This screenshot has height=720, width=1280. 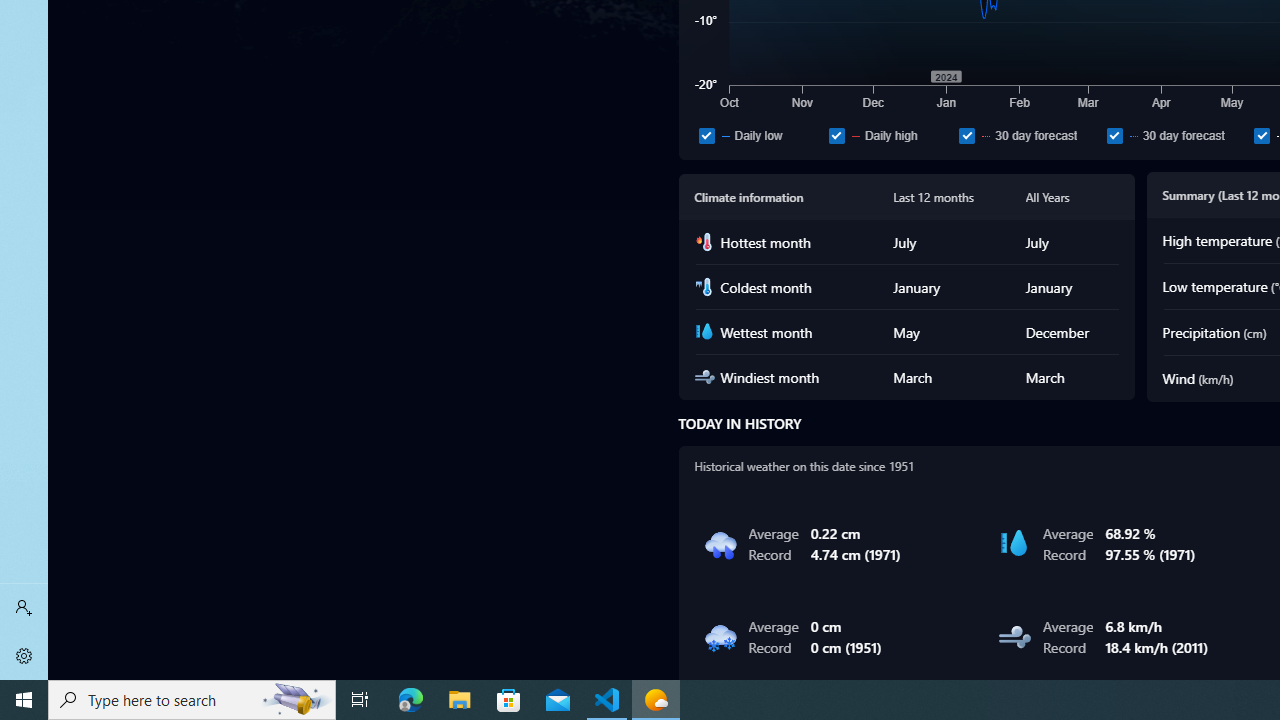 I want to click on 'Visual Studio Code - 1 running window', so click(x=606, y=698).